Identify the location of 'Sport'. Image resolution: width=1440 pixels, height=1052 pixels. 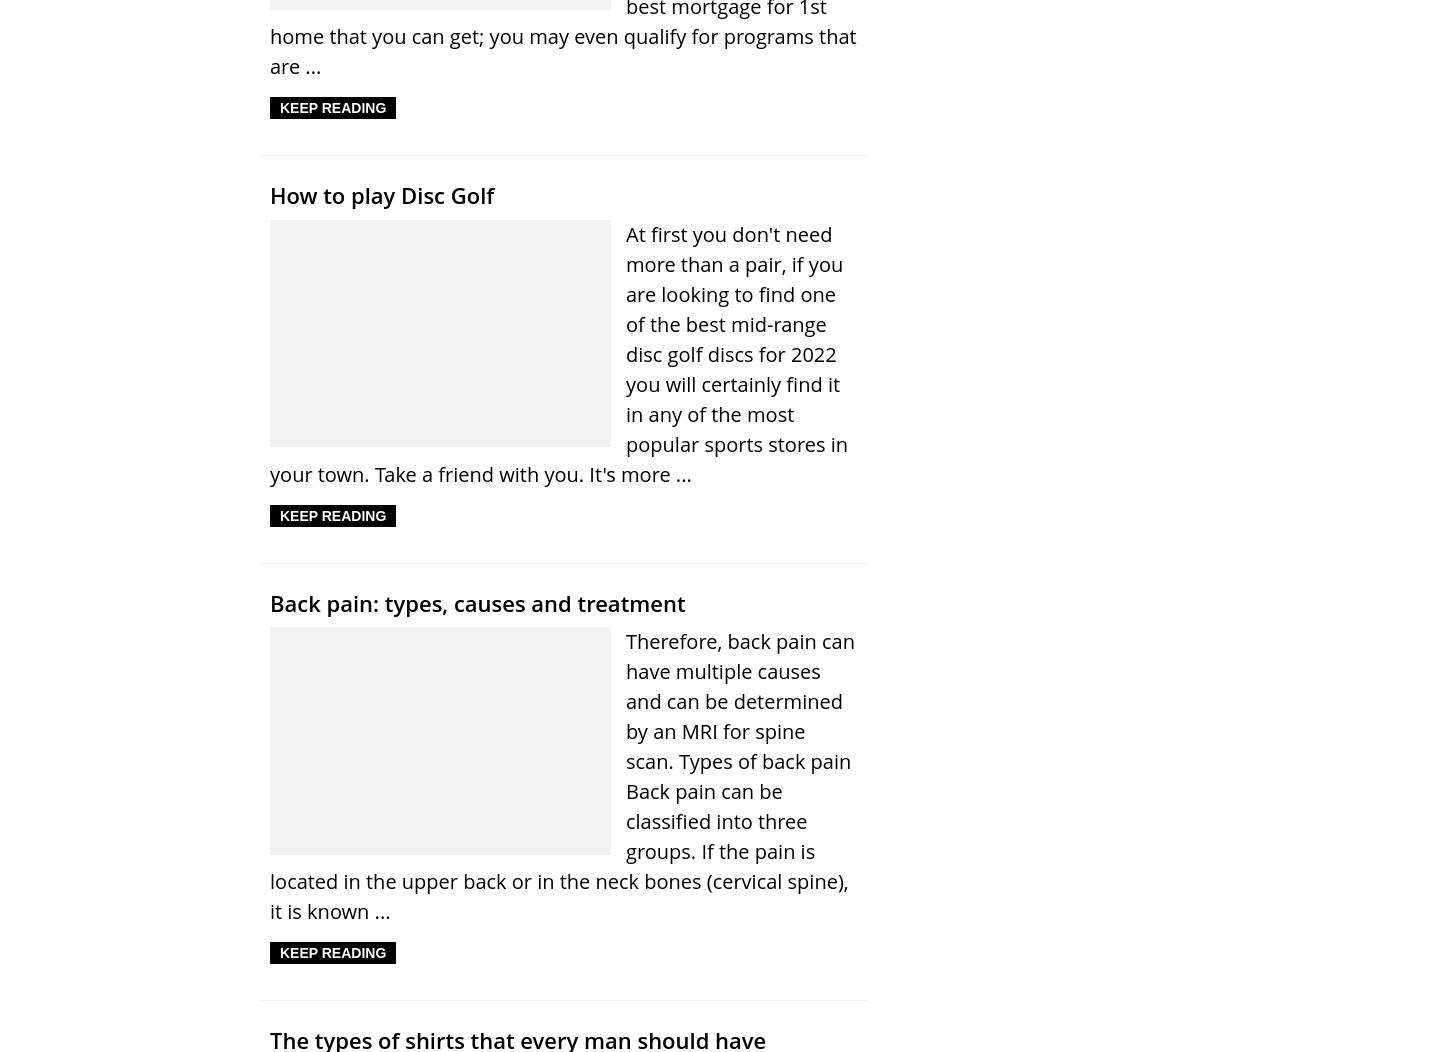
(403, 293).